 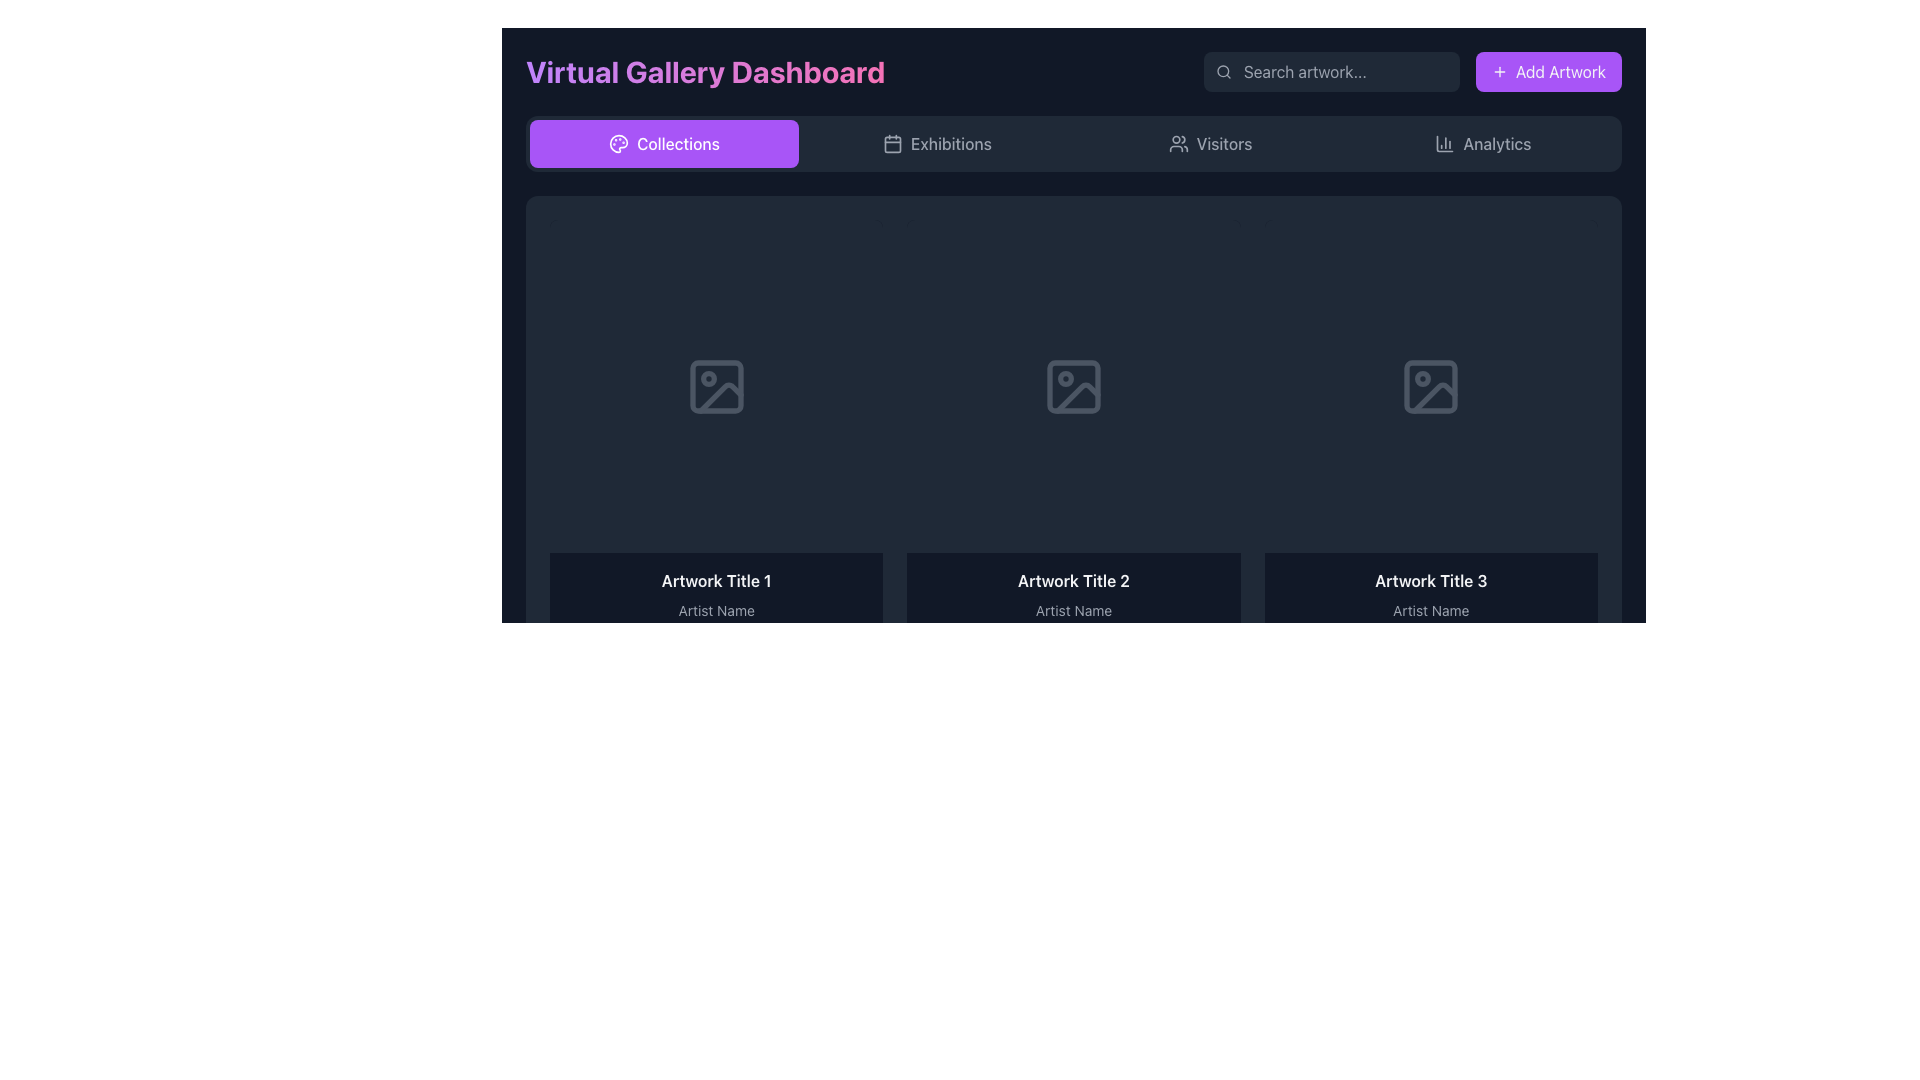 I want to click on the small circular button with a purple background and an eye-like icon, located in the third column of the topmost row of the grid layout of artworks, so click(x=1404, y=386).